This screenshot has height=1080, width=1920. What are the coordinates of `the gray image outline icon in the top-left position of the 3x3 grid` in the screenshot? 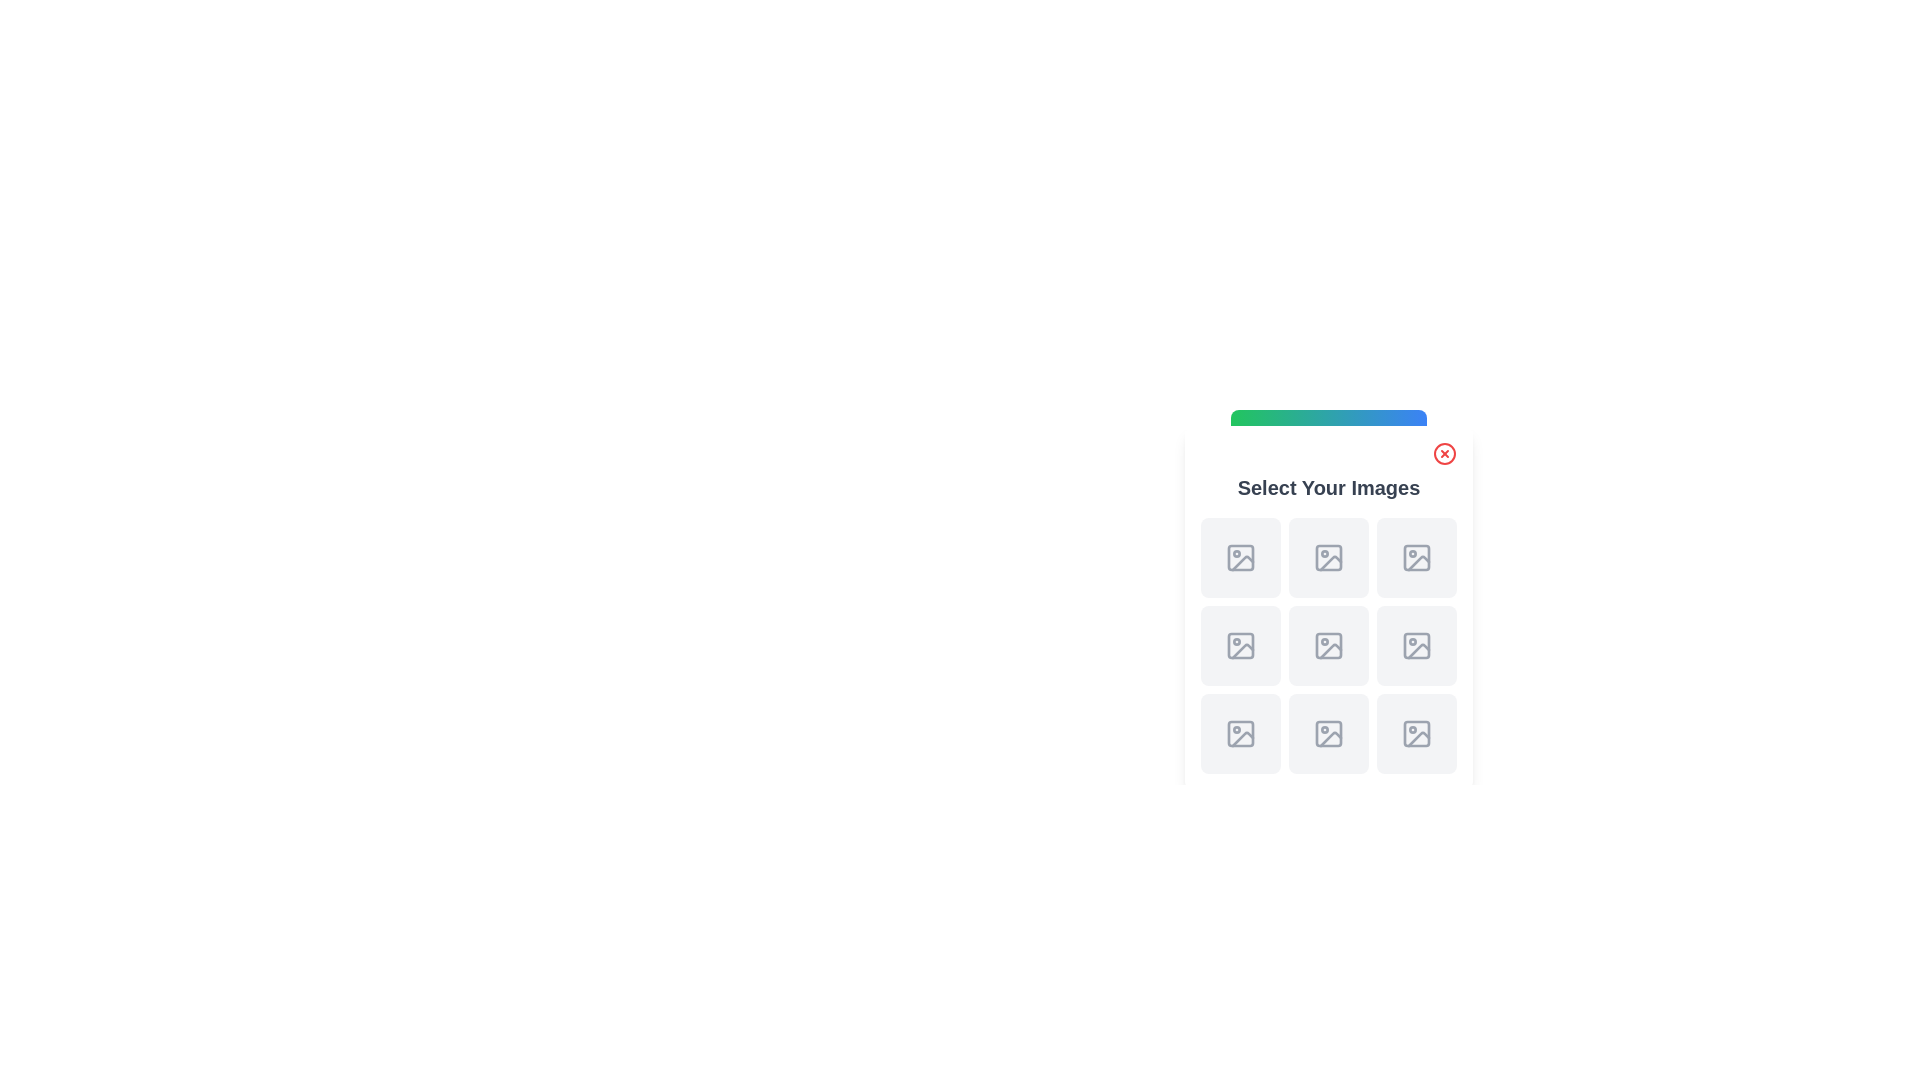 It's located at (1240, 558).